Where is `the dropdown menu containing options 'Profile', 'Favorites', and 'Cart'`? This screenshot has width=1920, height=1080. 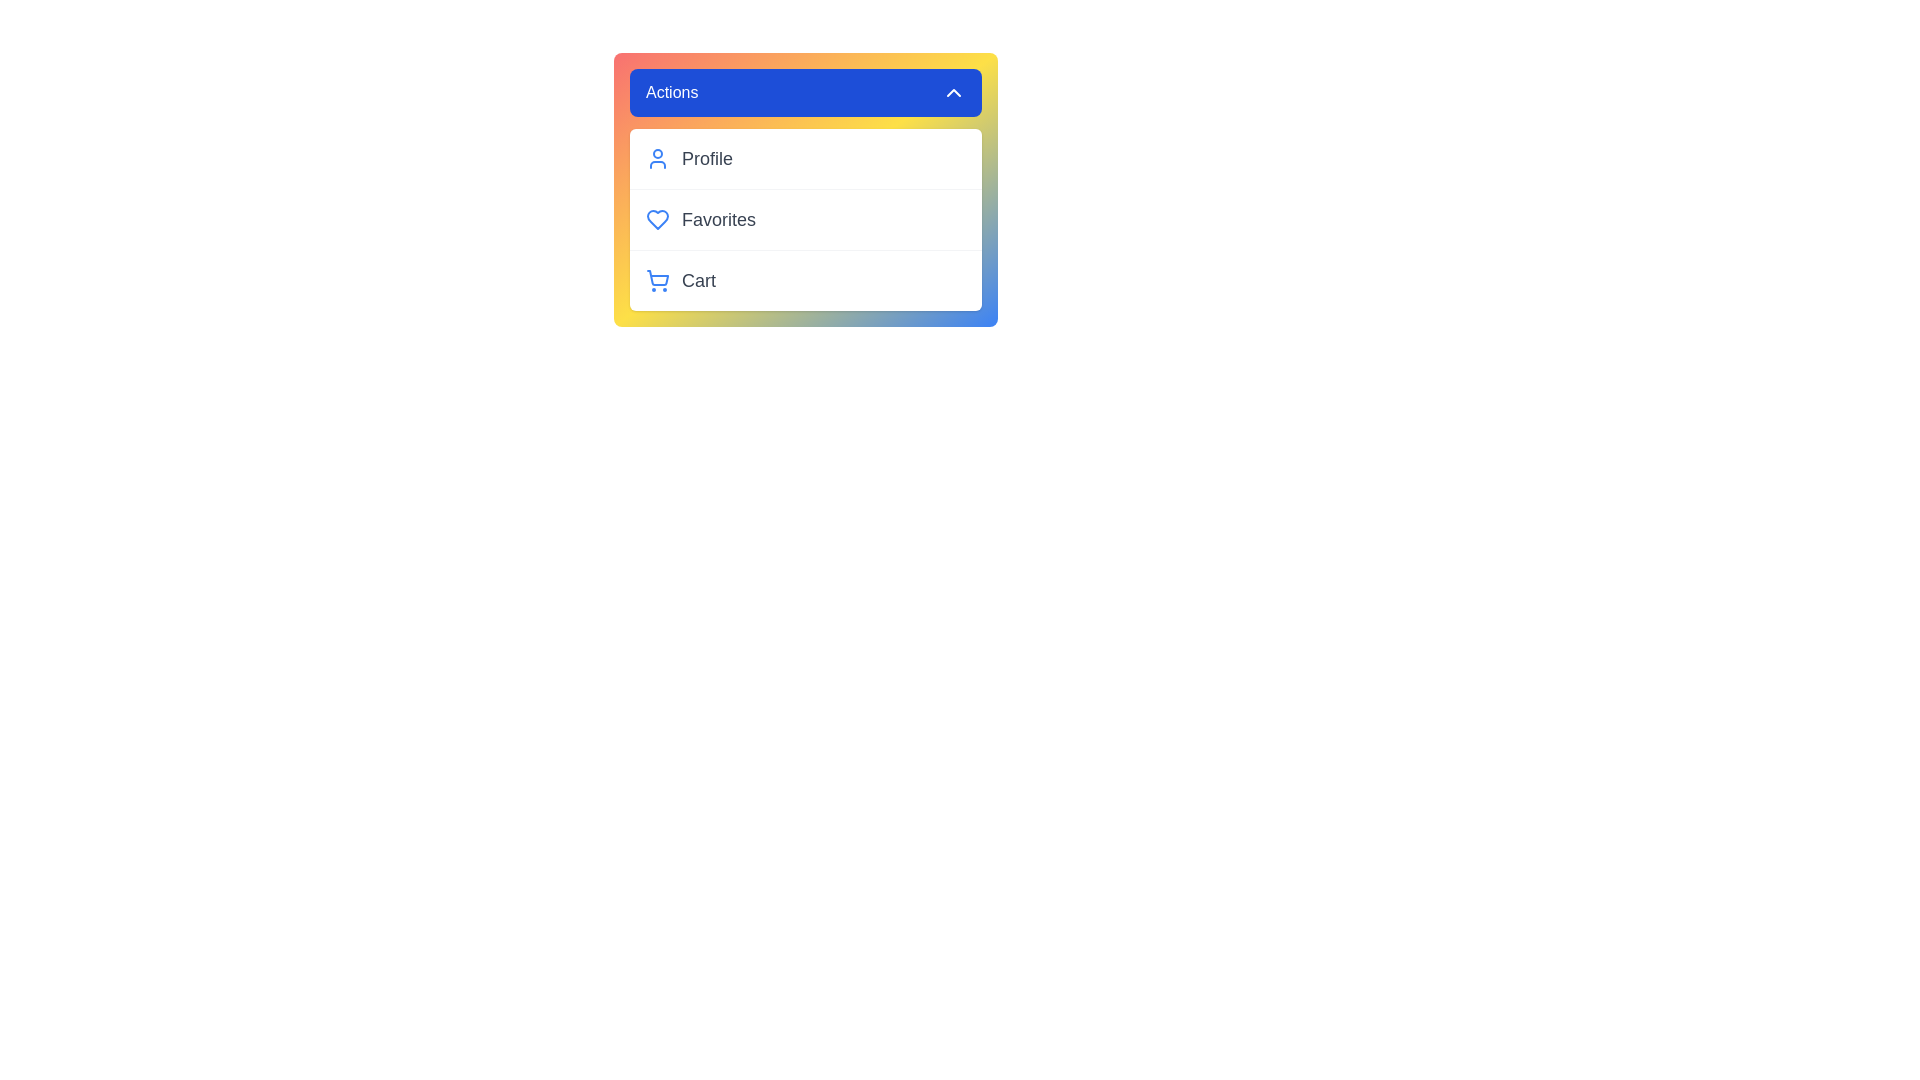 the dropdown menu containing options 'Profile', 'Favorites', and 'Cart' is located at coordinates (806, 219).